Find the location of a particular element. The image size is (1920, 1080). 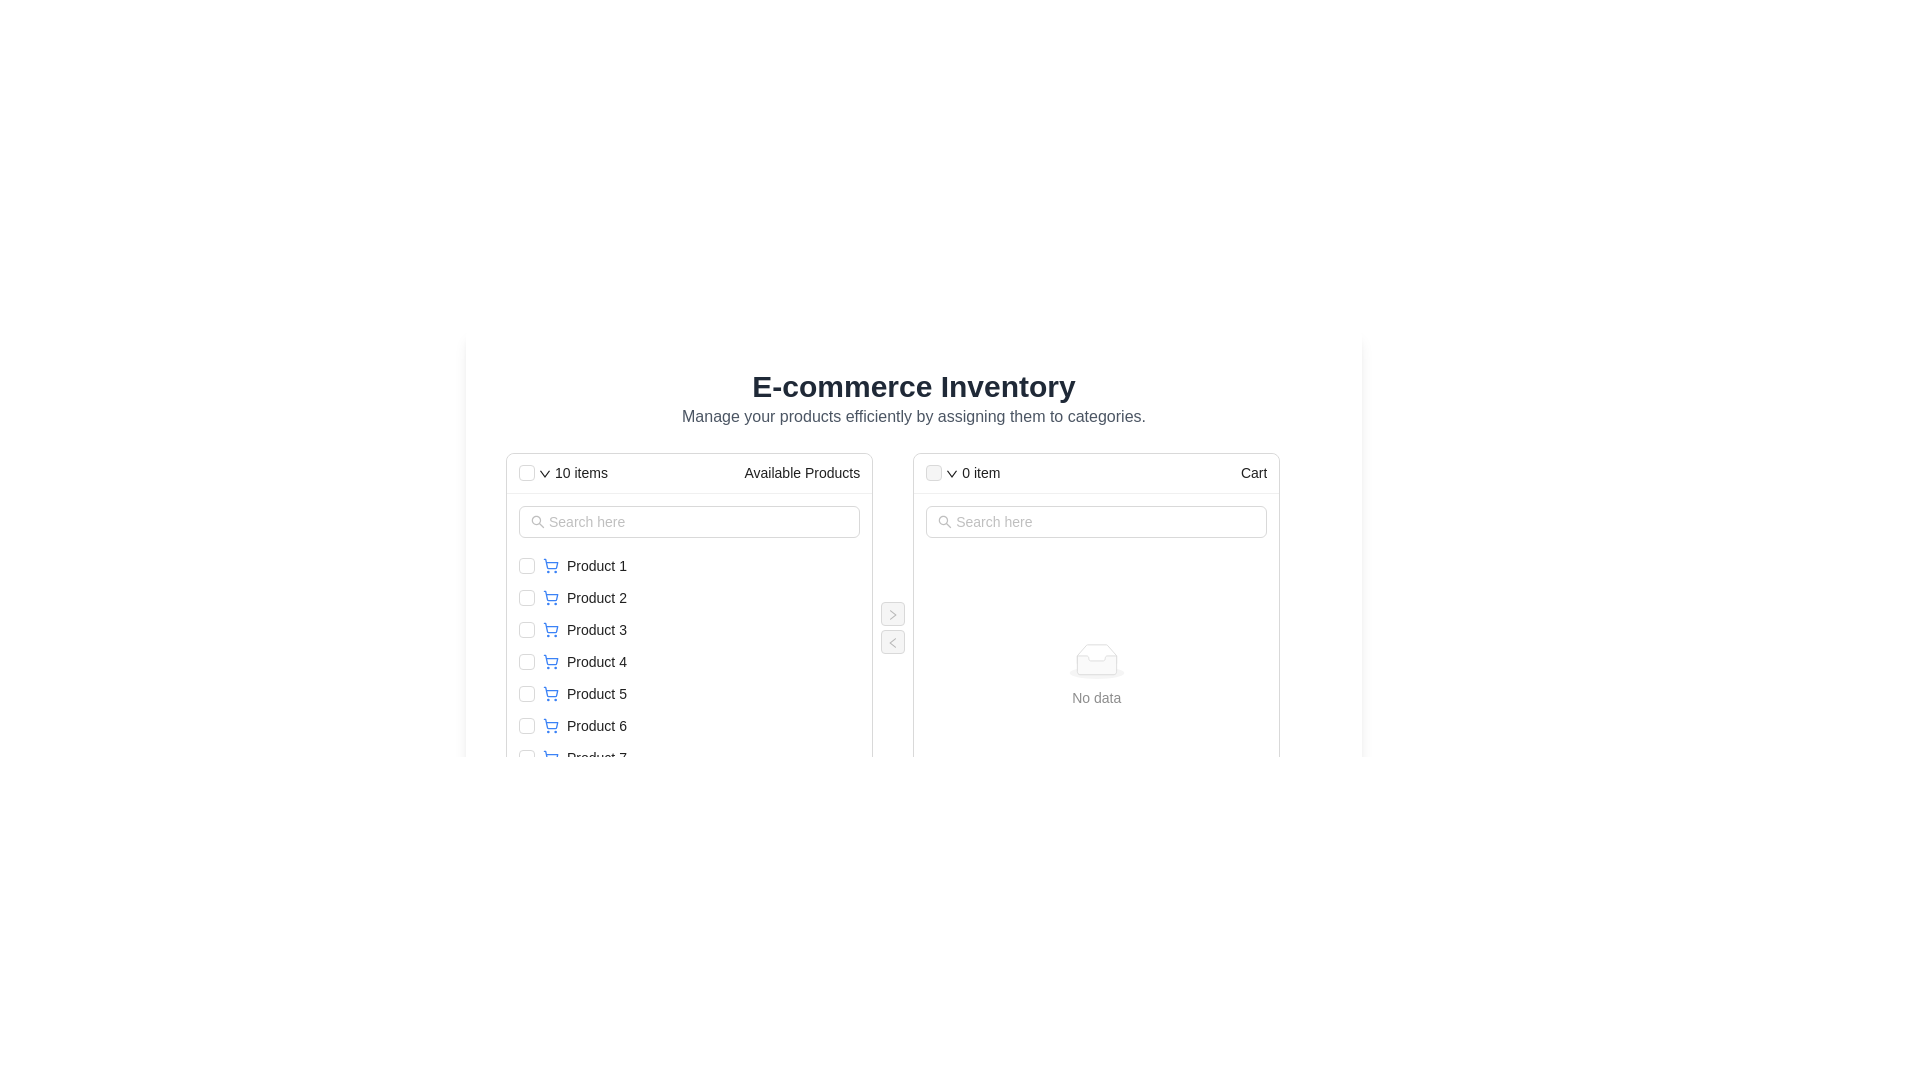

the small square button with a left arrow icon to transfer items from the cart to available products, located centrally between the 'Available Products' and 'Cart' sections is located at coordinates (892, 641).